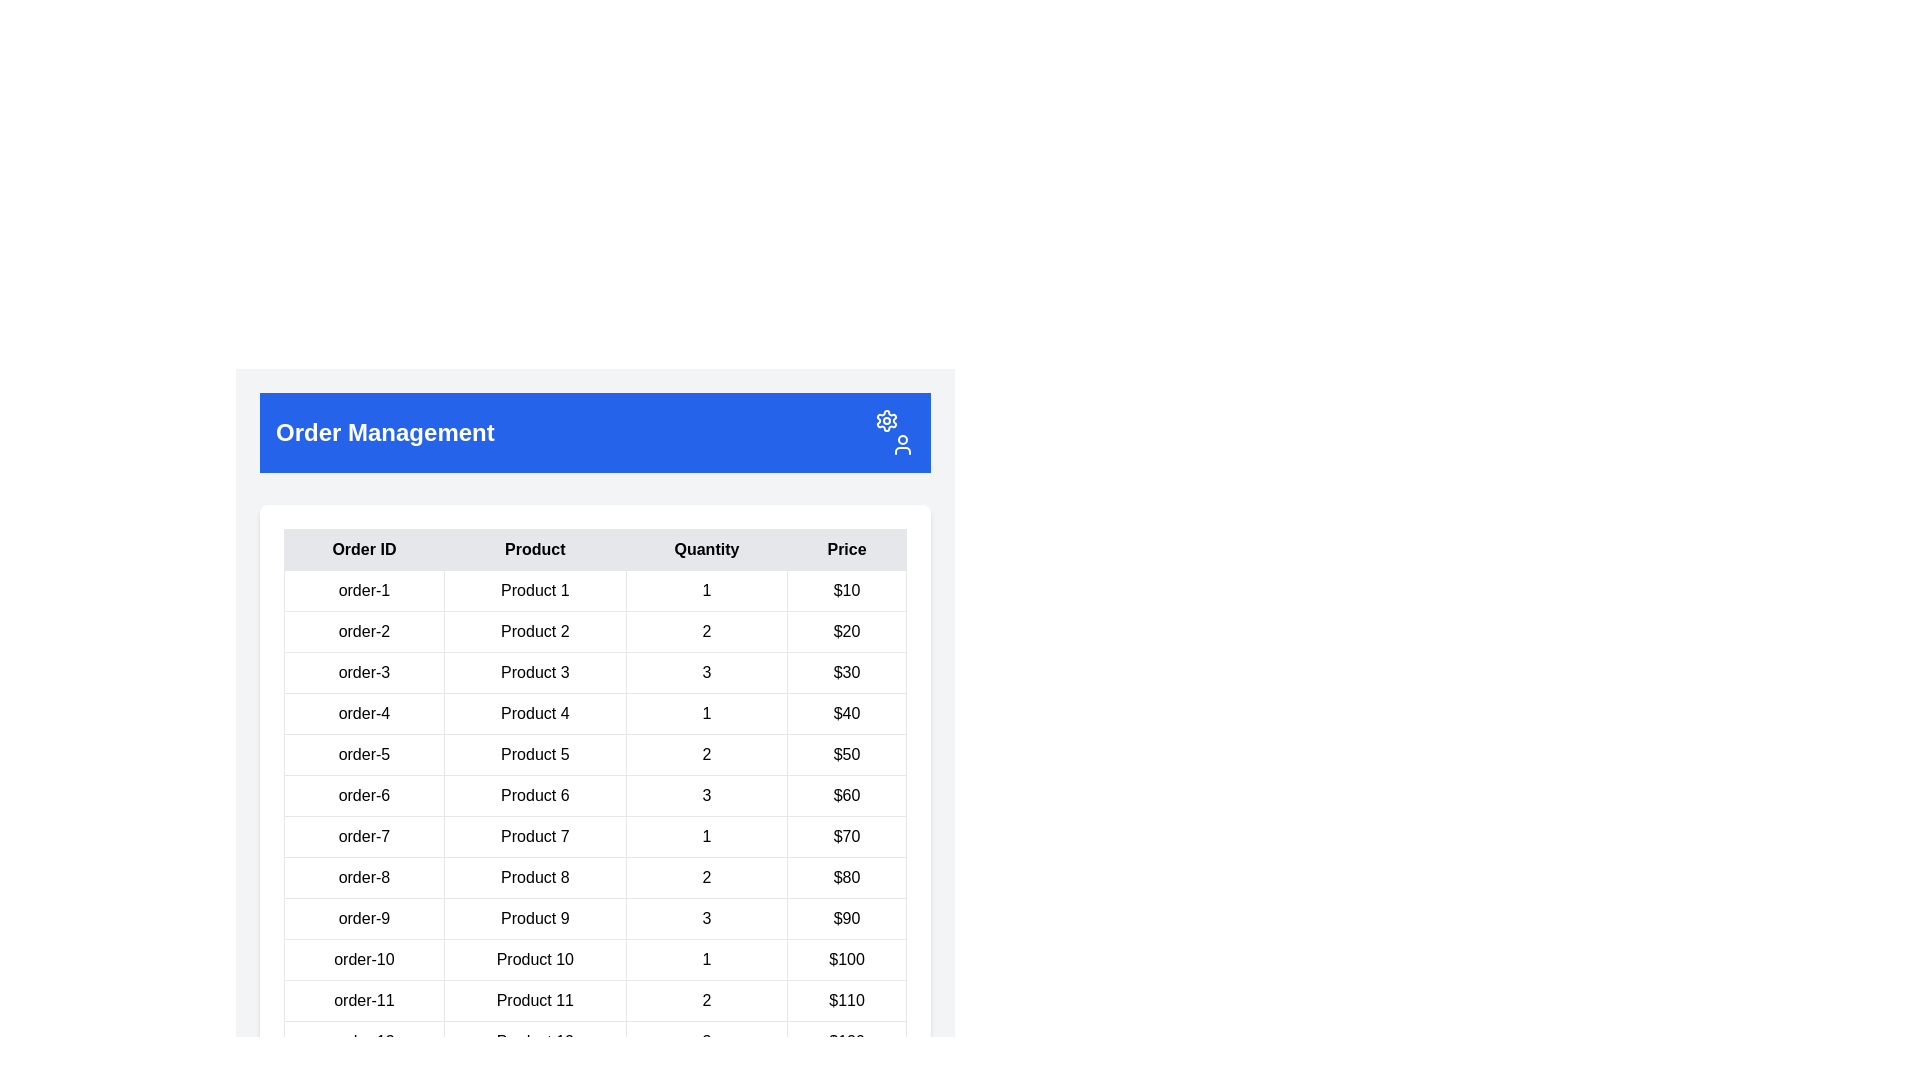  I want to click on the table cell containing the text 'Product 6' in the 'Order Management' table, which is styled with a white background and black border, so click(535, 794).